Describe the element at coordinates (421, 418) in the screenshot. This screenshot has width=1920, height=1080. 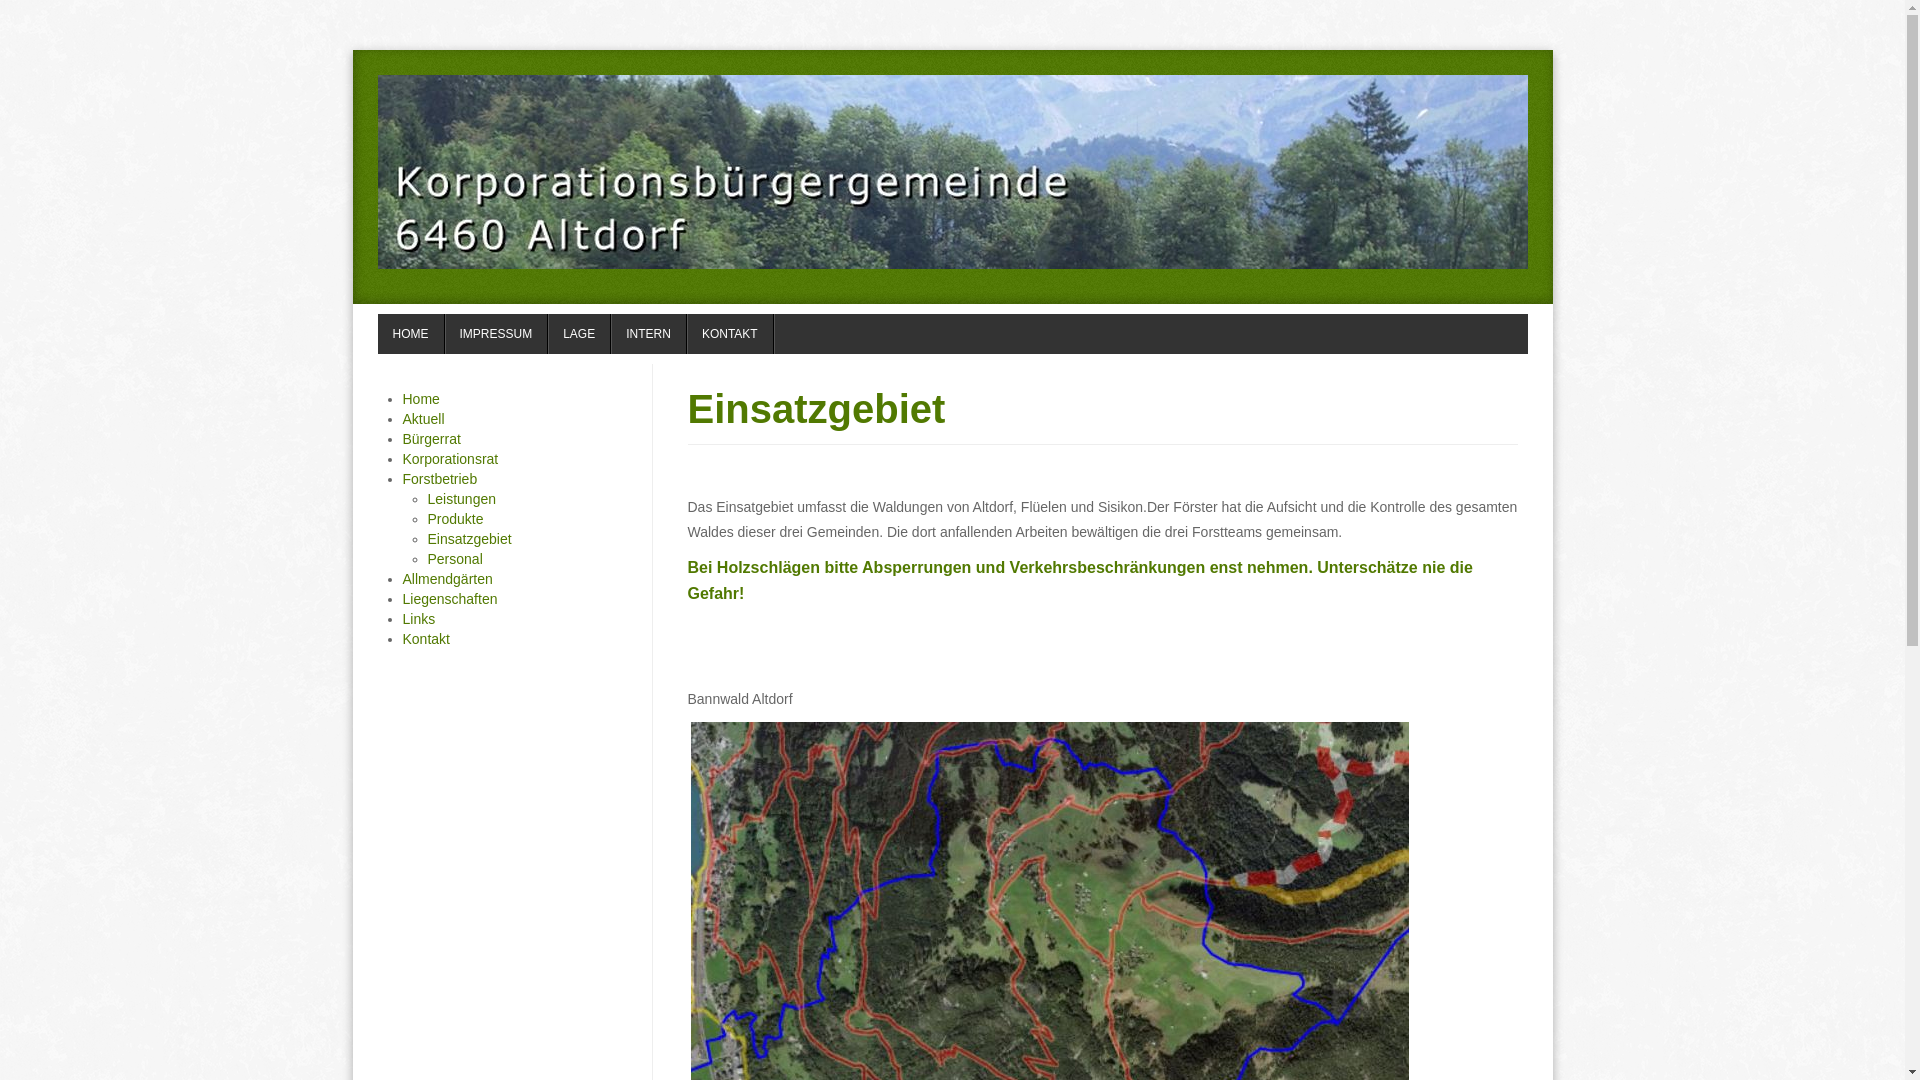
I see `'Aktuell'` at that location.